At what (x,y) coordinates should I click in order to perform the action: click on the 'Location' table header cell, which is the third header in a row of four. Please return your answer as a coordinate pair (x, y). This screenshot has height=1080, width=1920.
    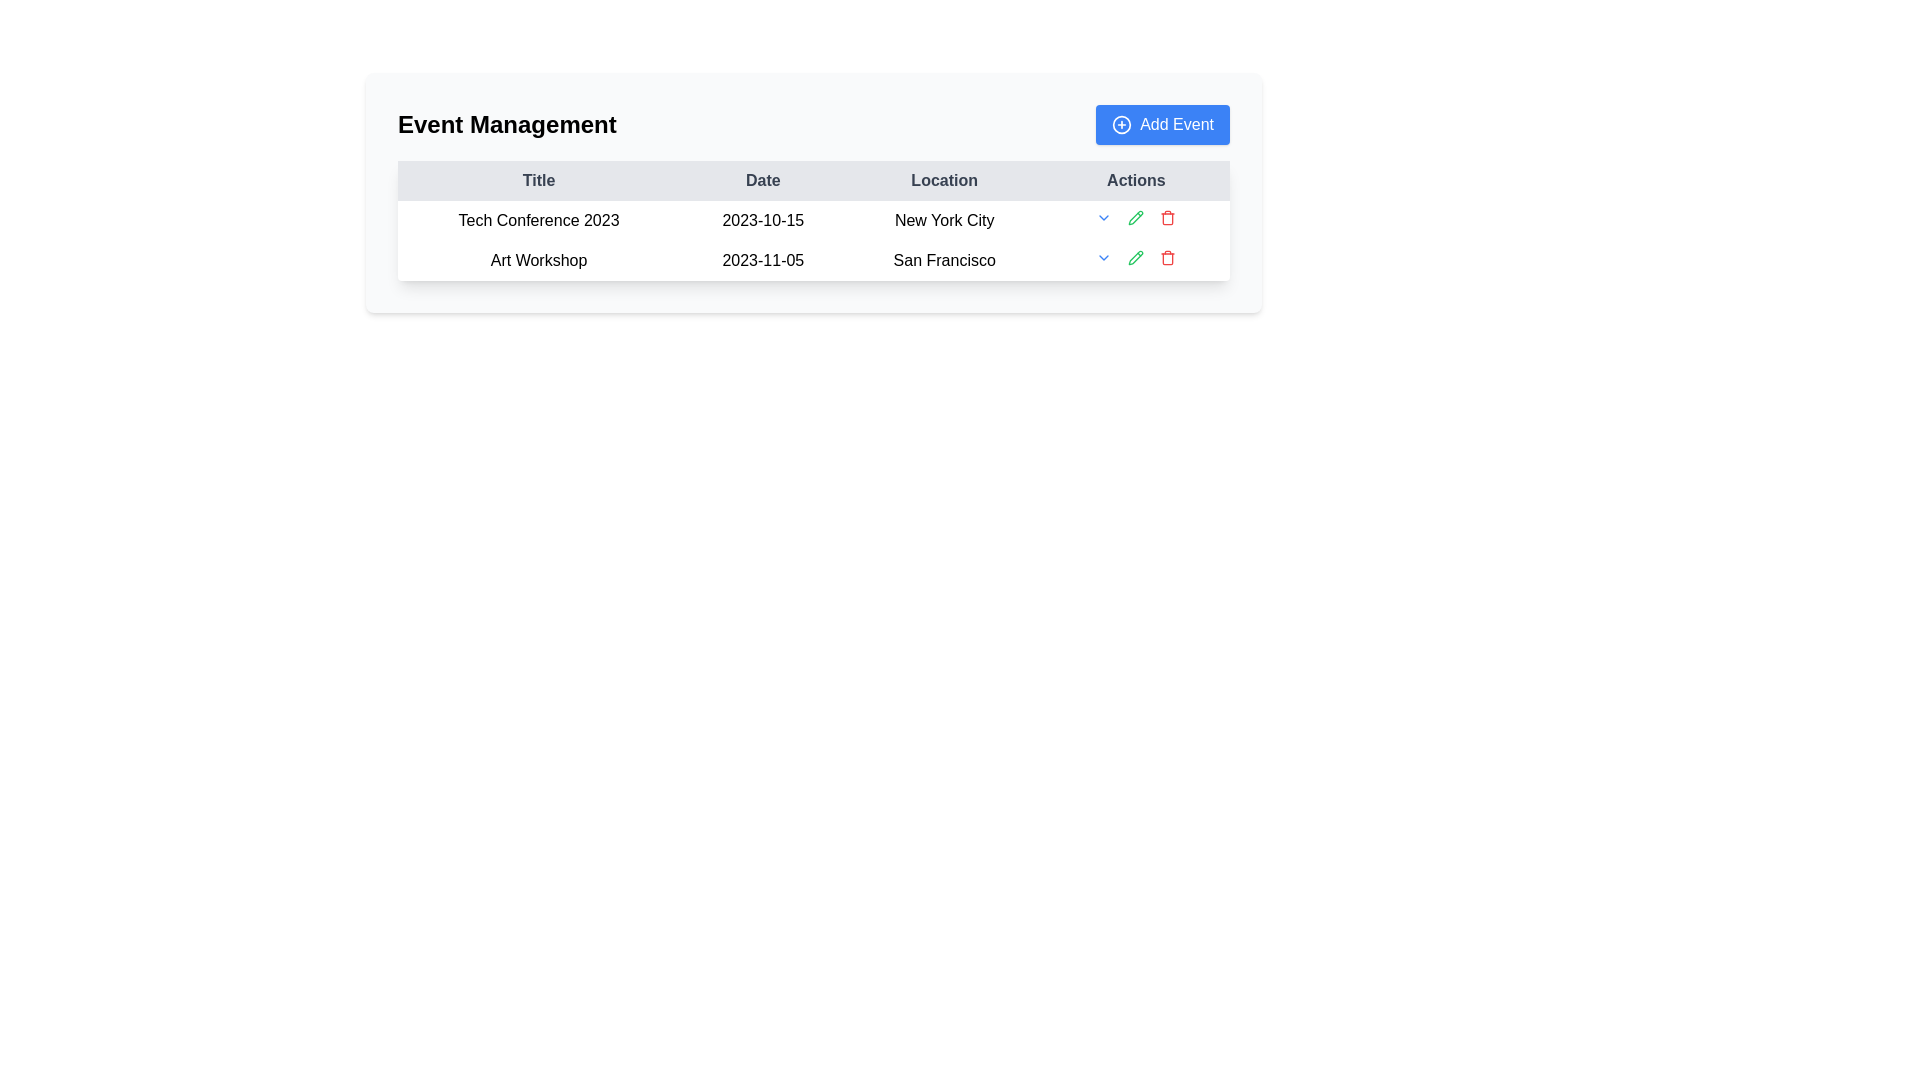
    Looking at the image, I should click on (943, 181).